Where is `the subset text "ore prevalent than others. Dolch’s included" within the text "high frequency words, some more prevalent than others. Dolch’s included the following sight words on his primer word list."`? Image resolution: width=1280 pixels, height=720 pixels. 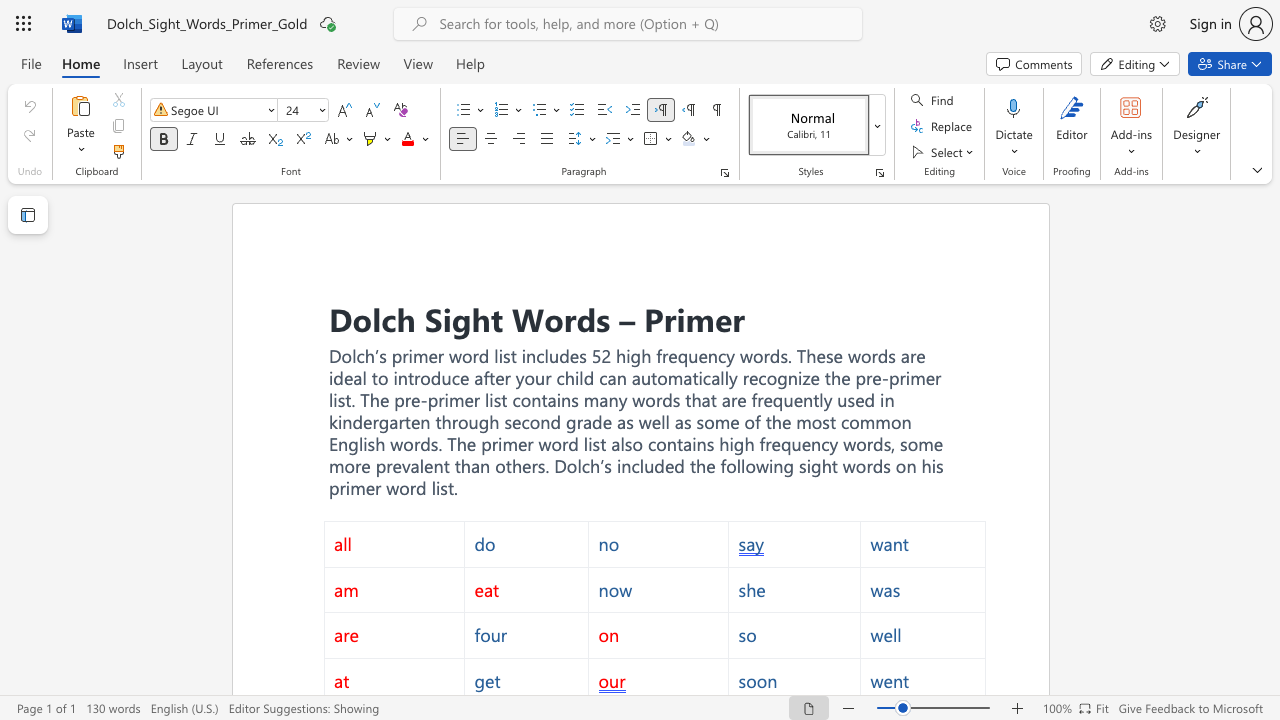 the subset text "ore prevalent than others. Dolch’s included" within the text "high frequency words, some more prevalent than others. Dolch’s included the following sight words on his primer word list." is located at coordinates (344, 465).